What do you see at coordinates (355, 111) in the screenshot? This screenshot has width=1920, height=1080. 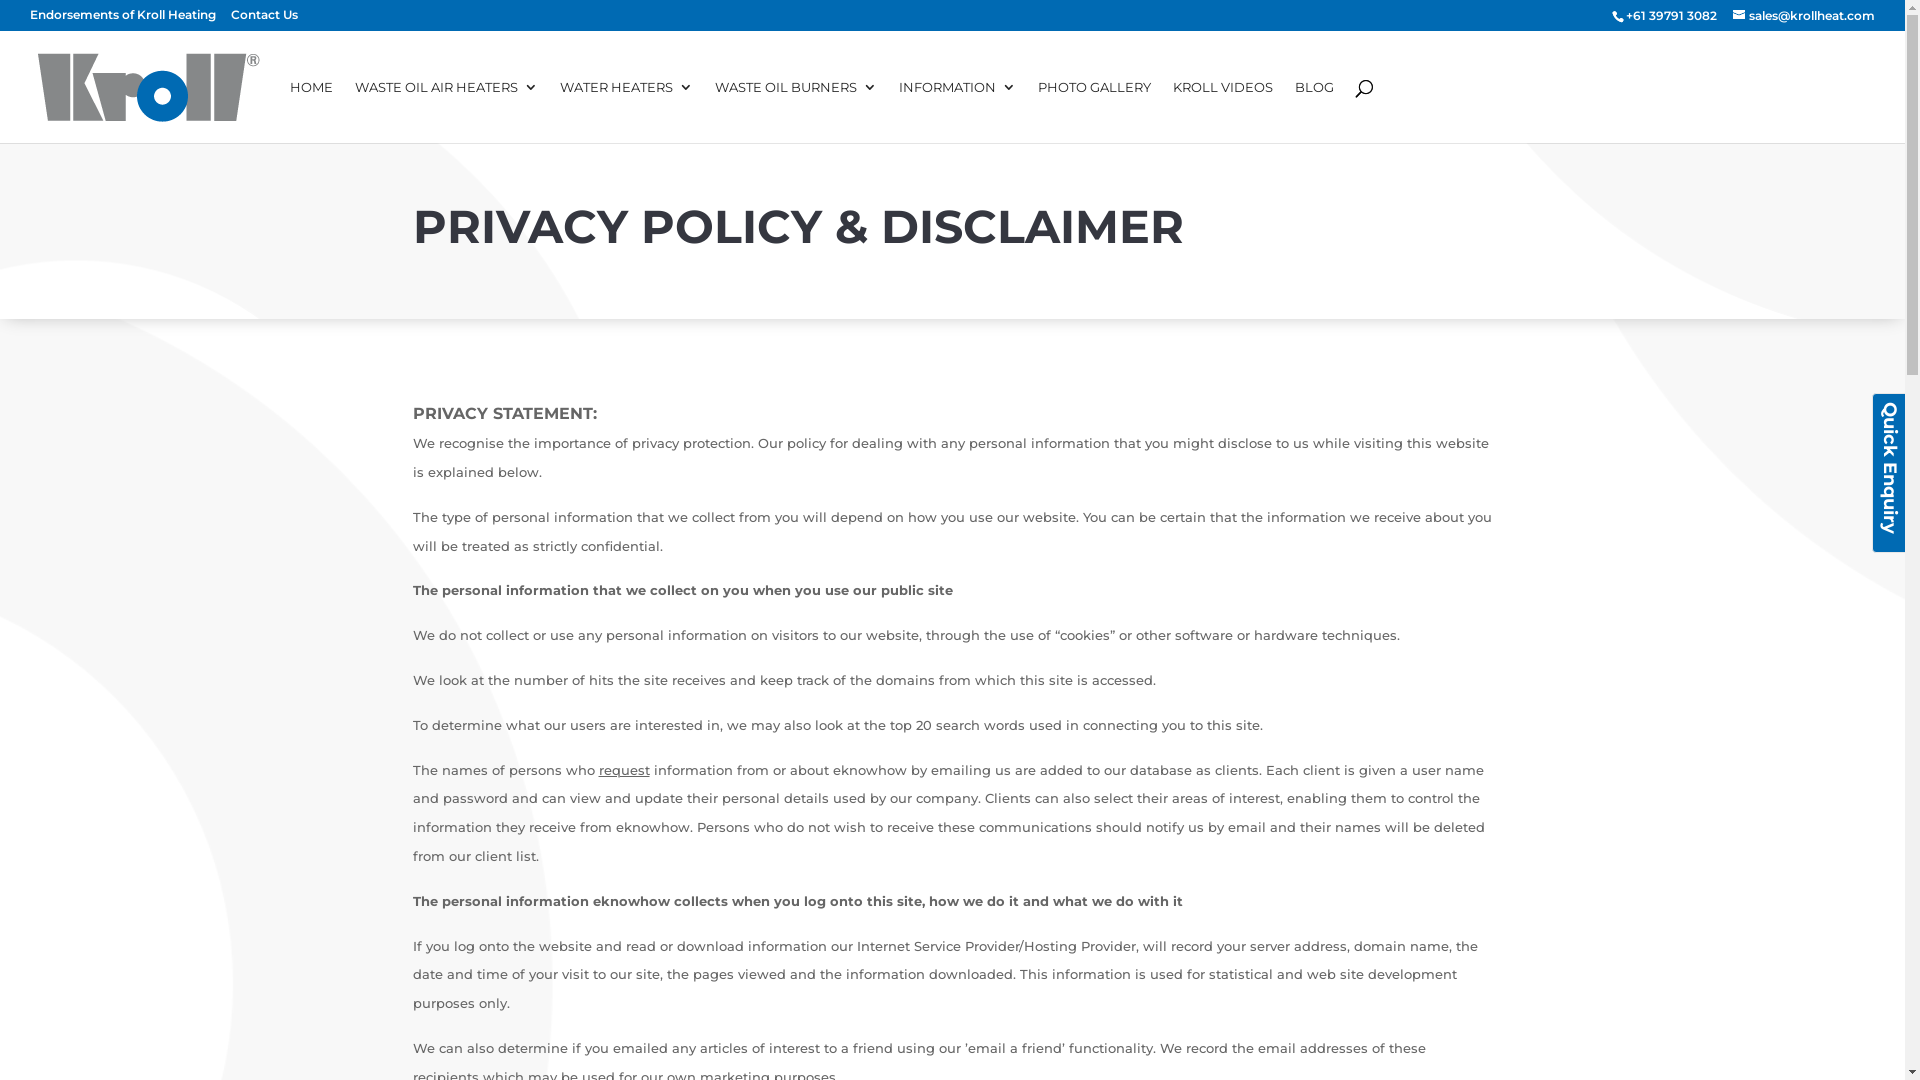 I see `'WASTE OIL AIR HEATERS'` at bounding box center [355, 111].